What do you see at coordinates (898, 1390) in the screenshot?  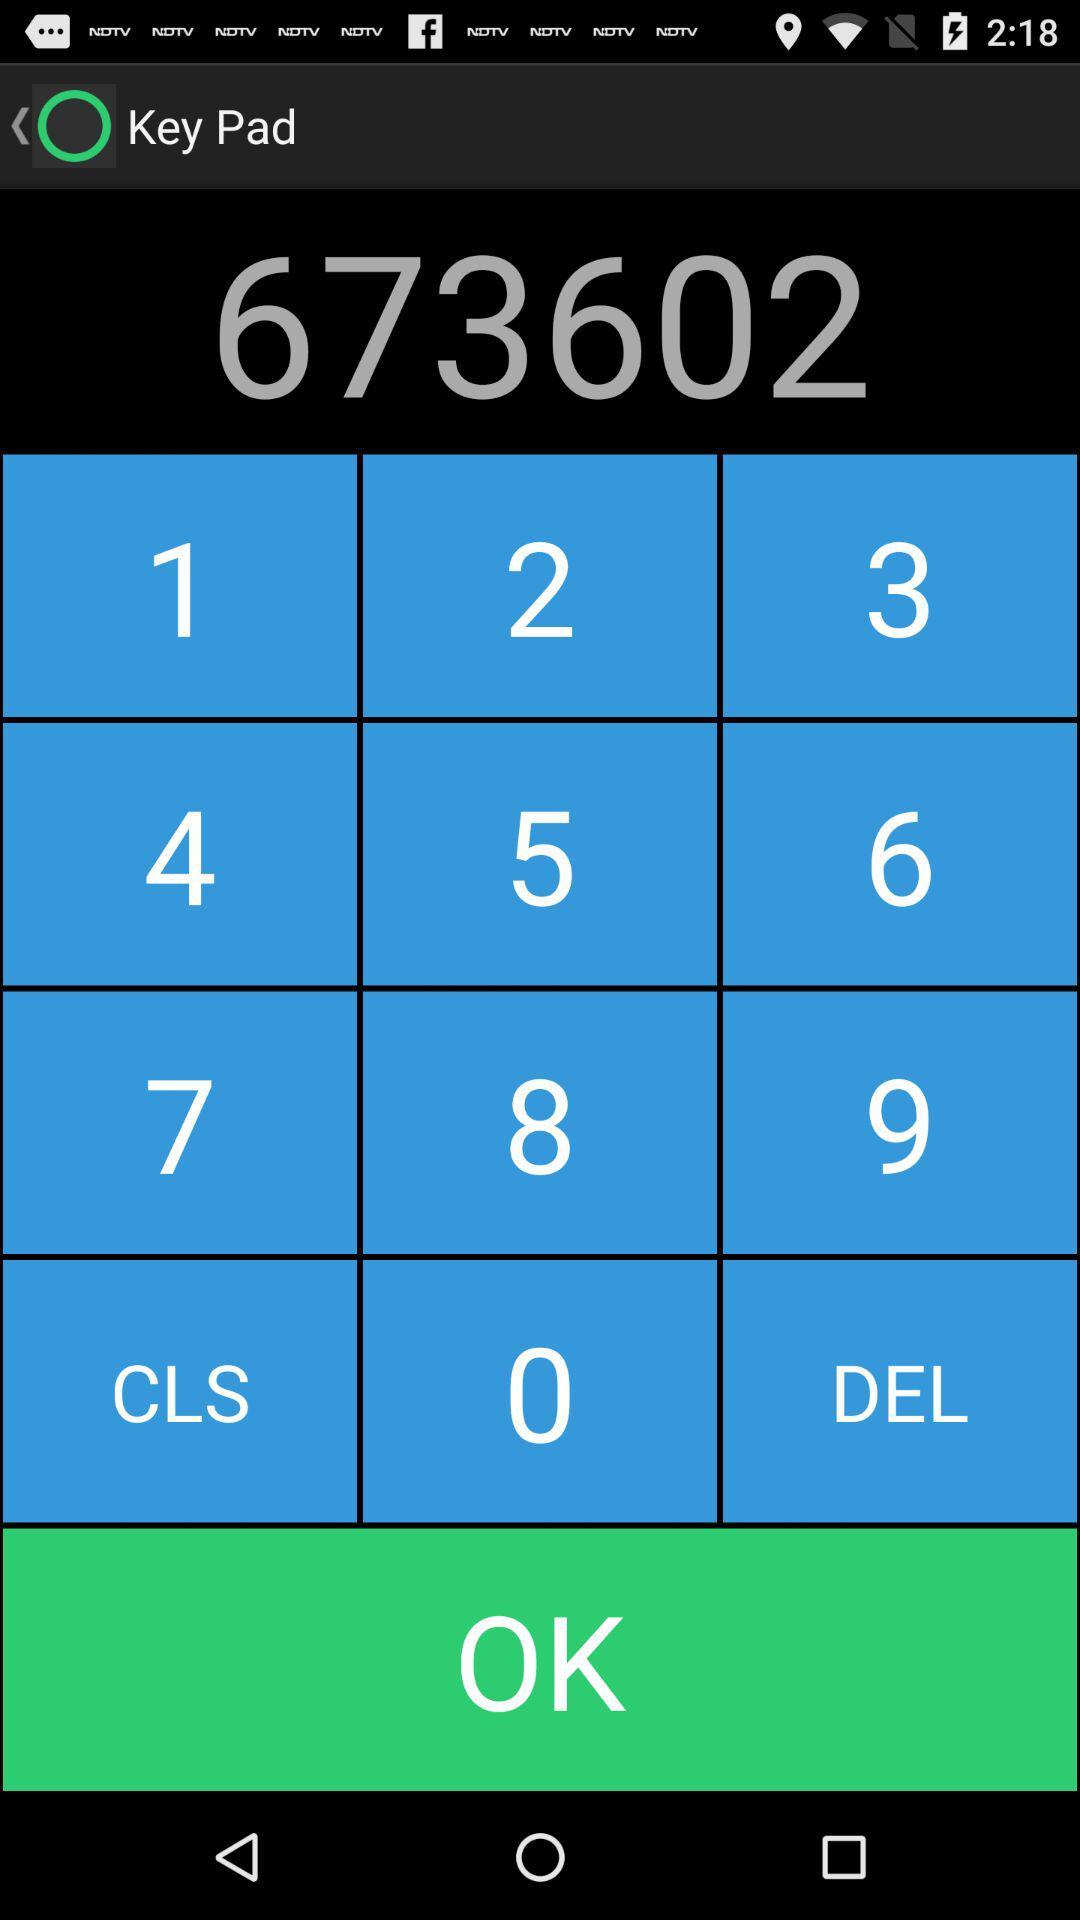 I see `the del button` at bounding box center [898, 1390].